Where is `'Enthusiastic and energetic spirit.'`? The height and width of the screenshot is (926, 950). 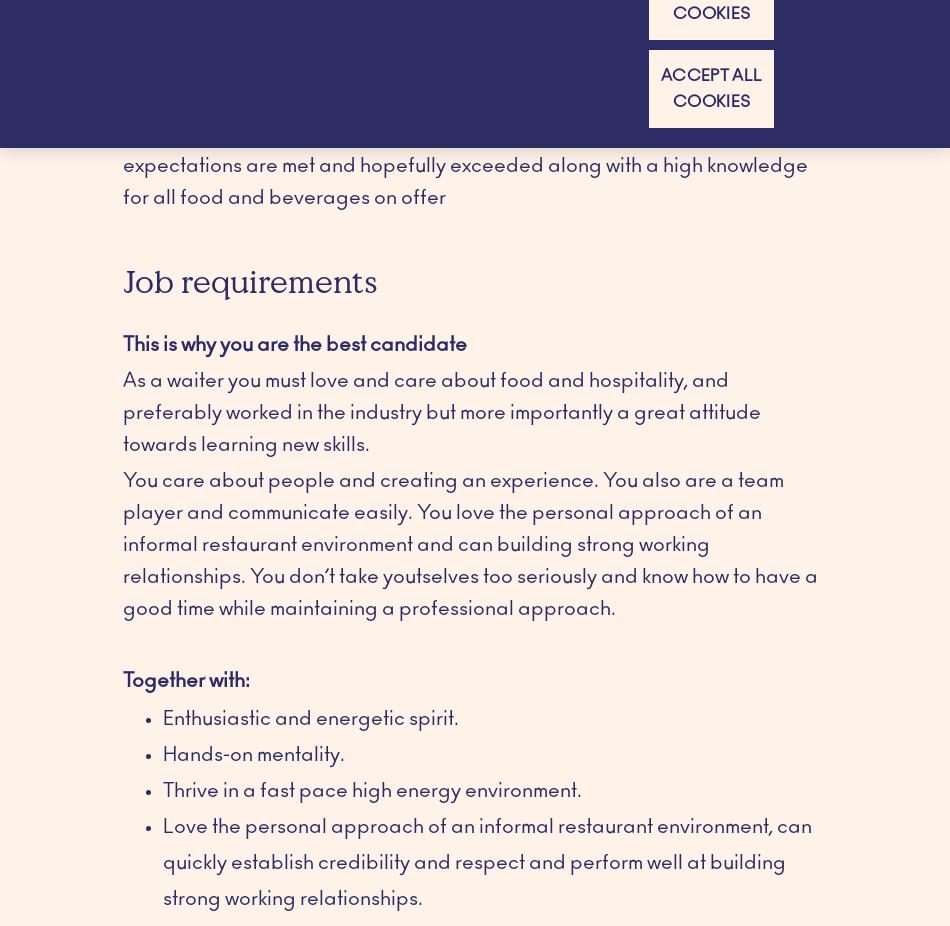
'Enthusiastic and energetic spirit.' is located at coordinates (163, 718).